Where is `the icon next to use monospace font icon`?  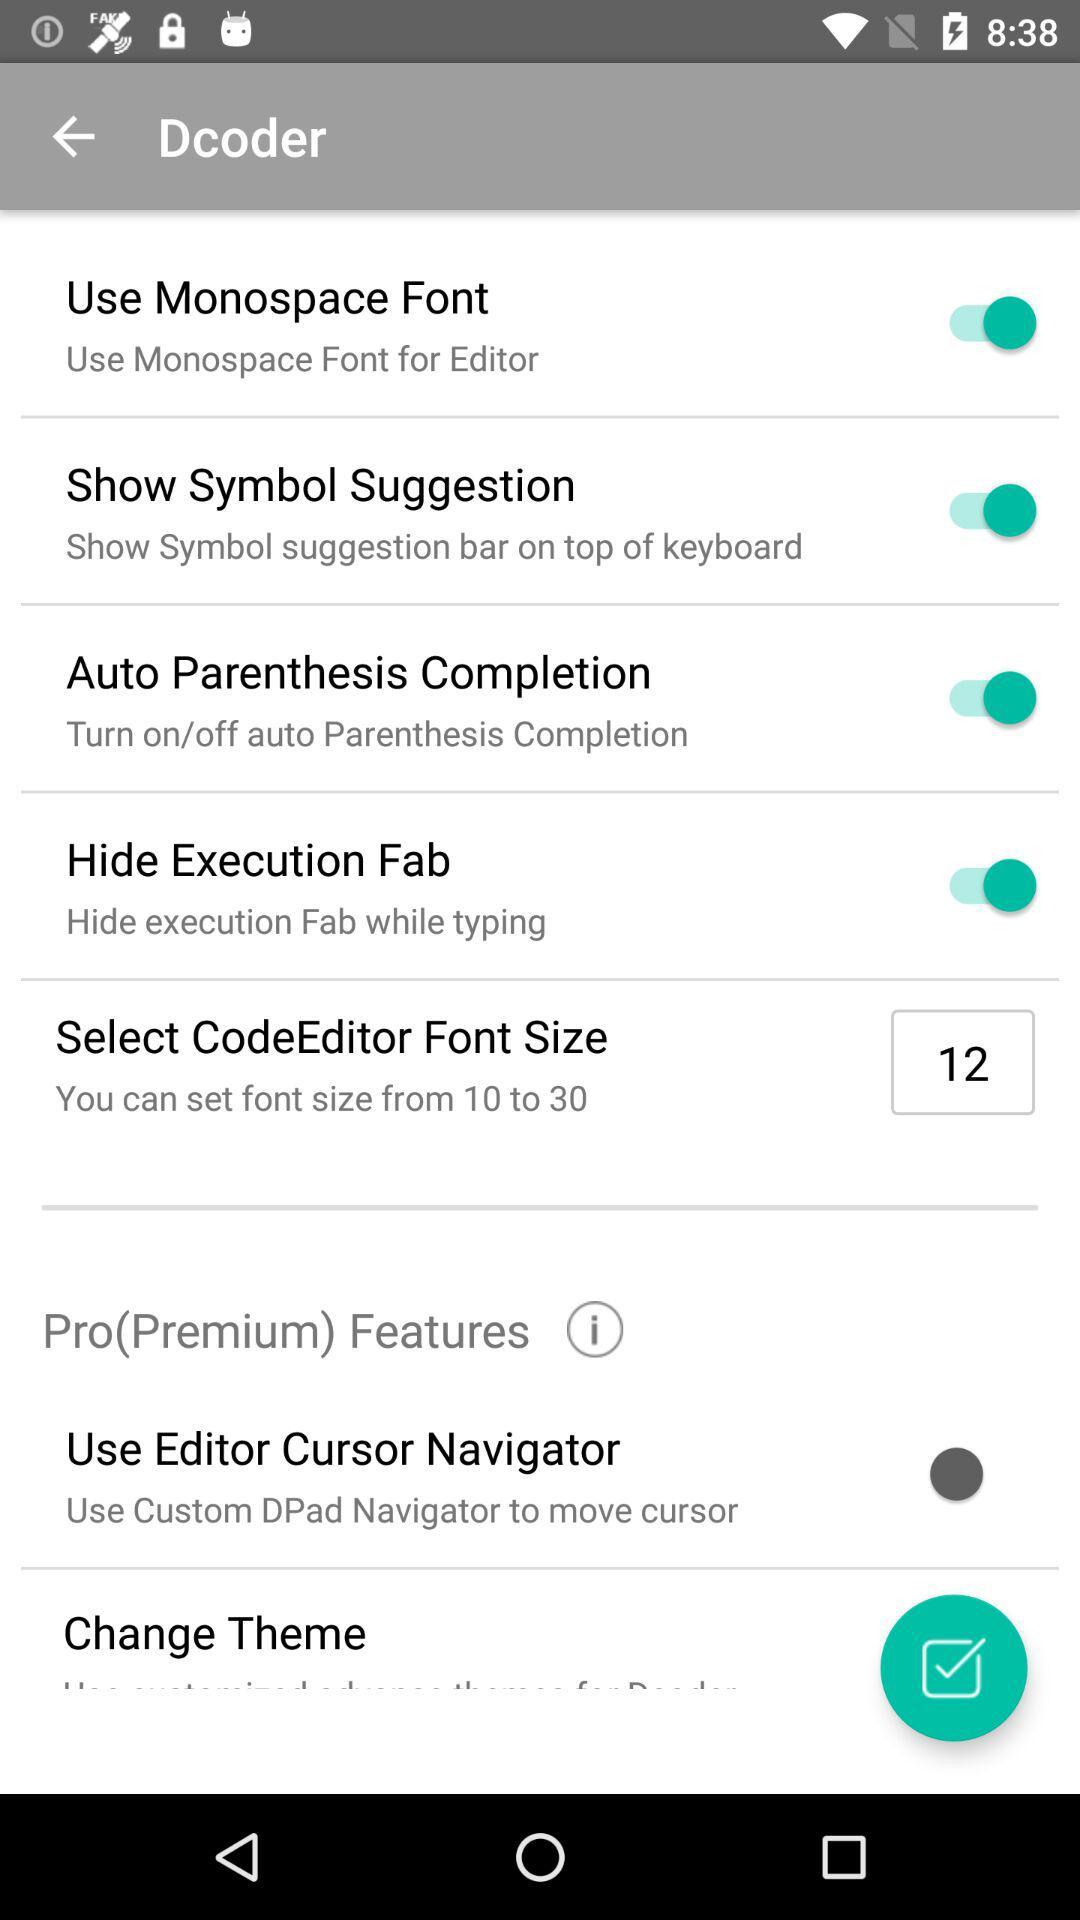
the icon next to use monospace font icon is located at coordinates (968, 322).